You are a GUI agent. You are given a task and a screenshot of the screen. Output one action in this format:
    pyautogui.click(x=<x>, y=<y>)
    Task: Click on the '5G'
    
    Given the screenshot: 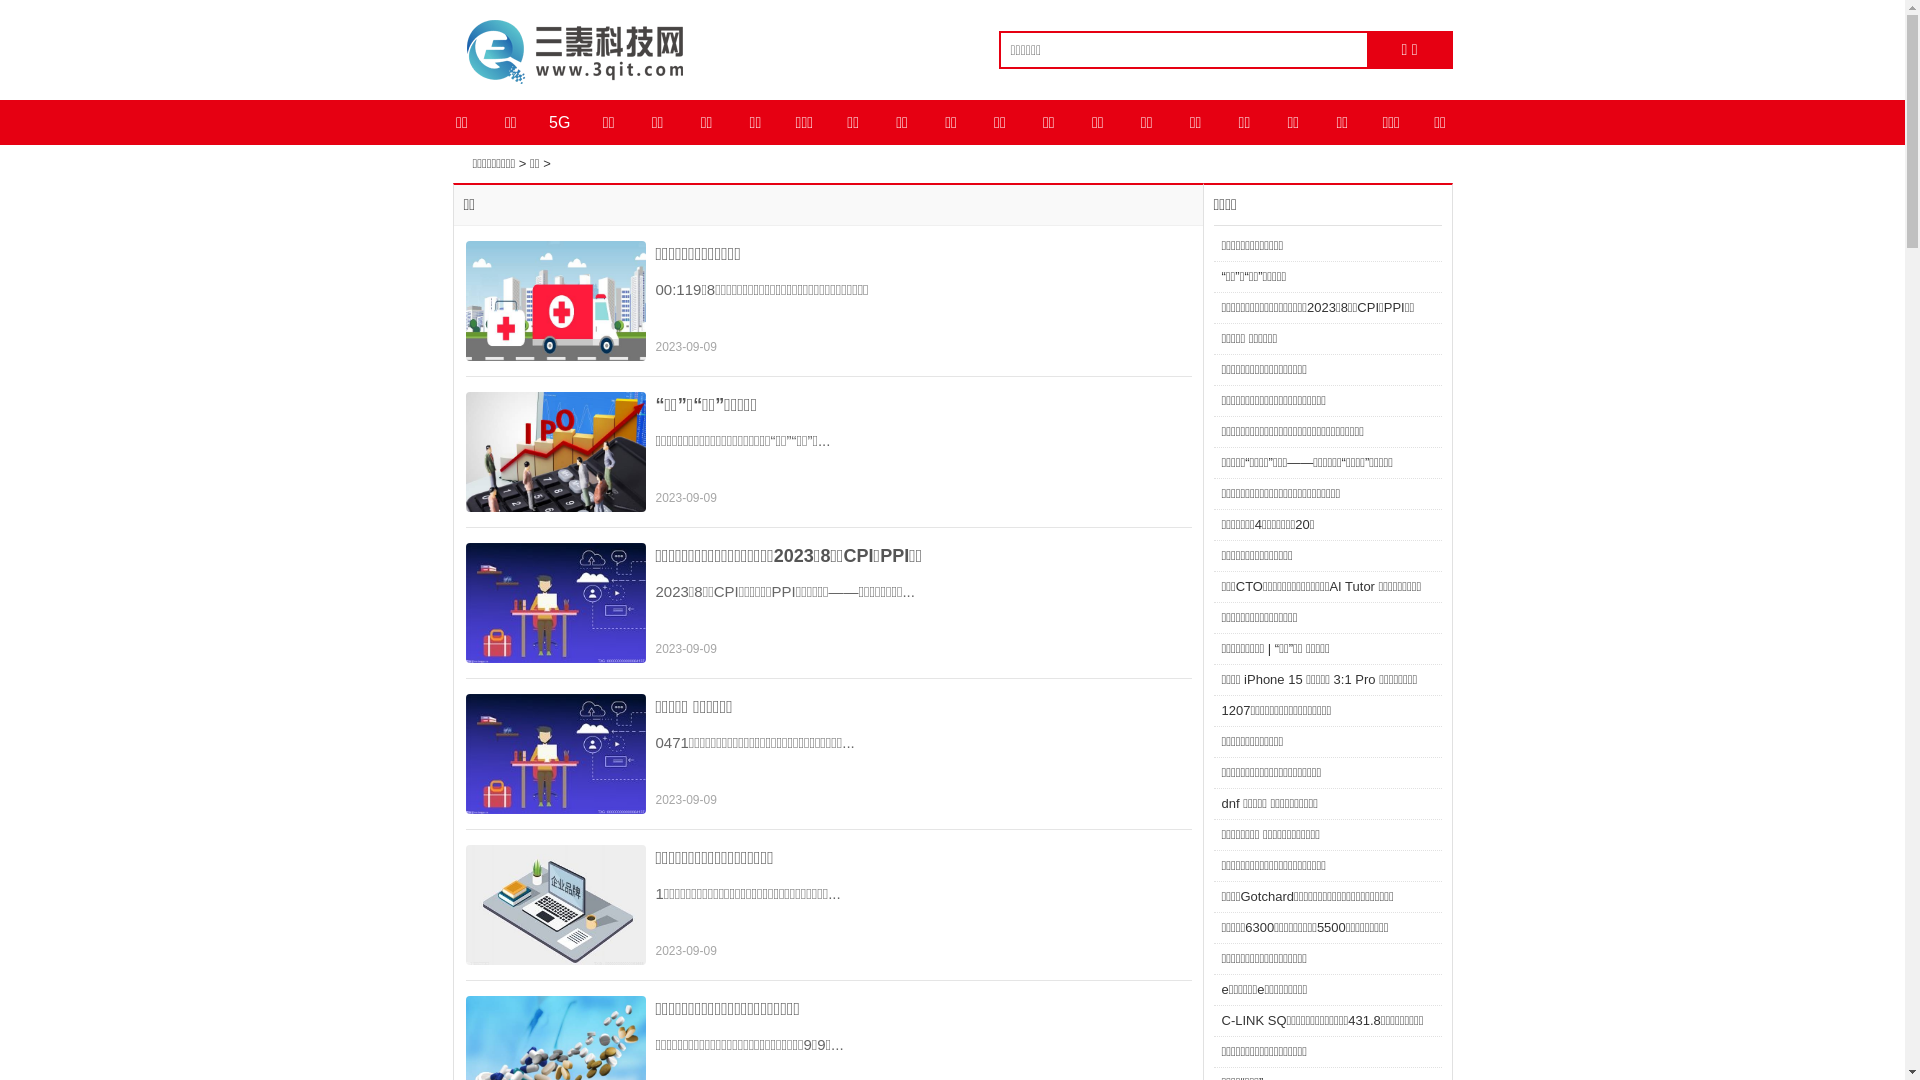 What is the action you would take?
    pyautogui.click(x=559, y=122)
    